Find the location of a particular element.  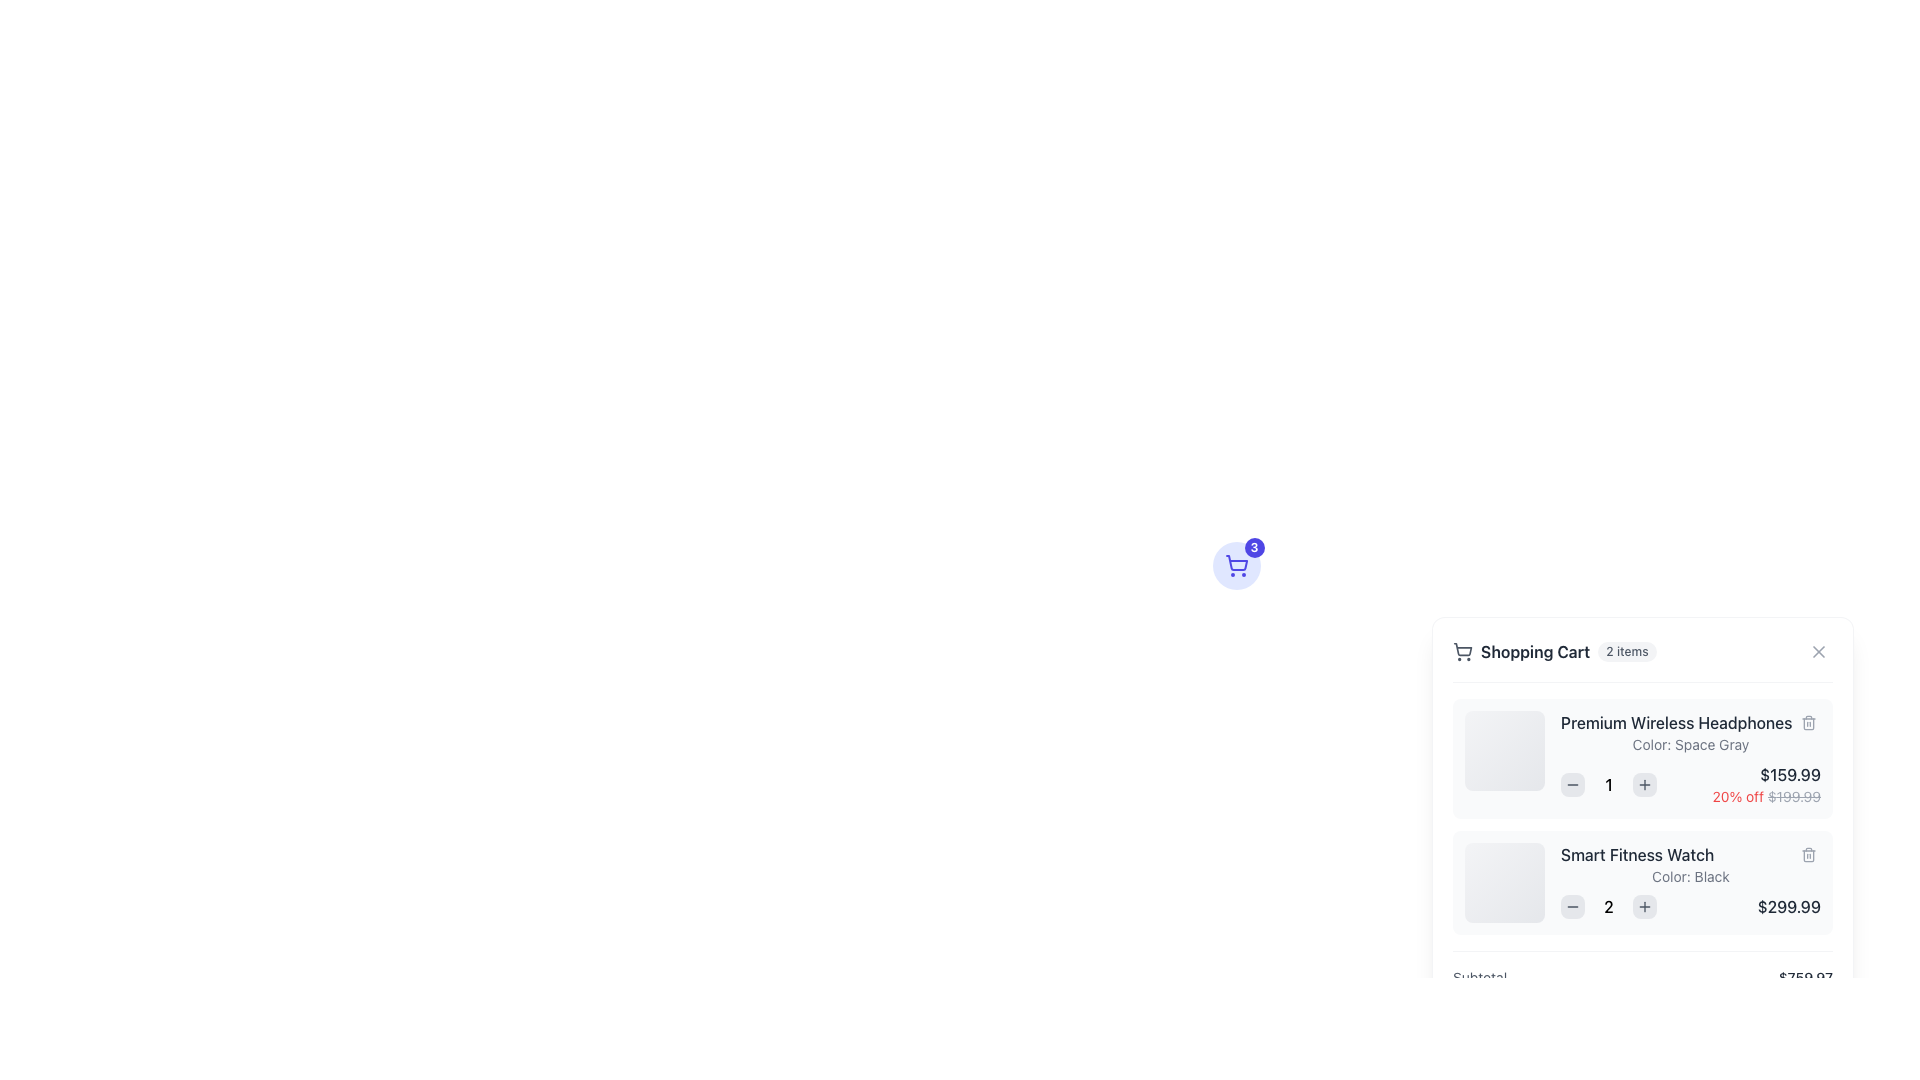

the small round gray decrement button located to the left of the quantity '1' for the 'Premium Wireless Headphones' in the shopping cart is located at coordinates (1572, 784).